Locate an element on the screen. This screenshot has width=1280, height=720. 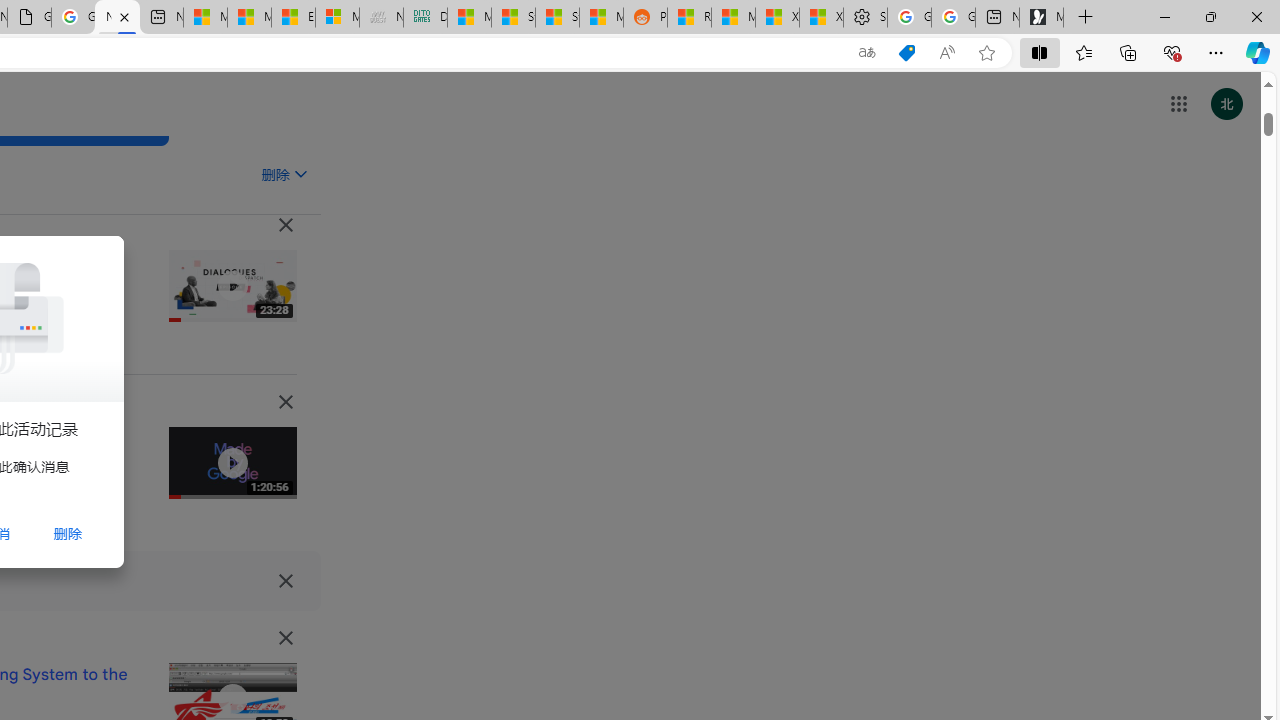
'R******* | Trusted Community Engagement and Contributions' is located at coordinates (689, 17).